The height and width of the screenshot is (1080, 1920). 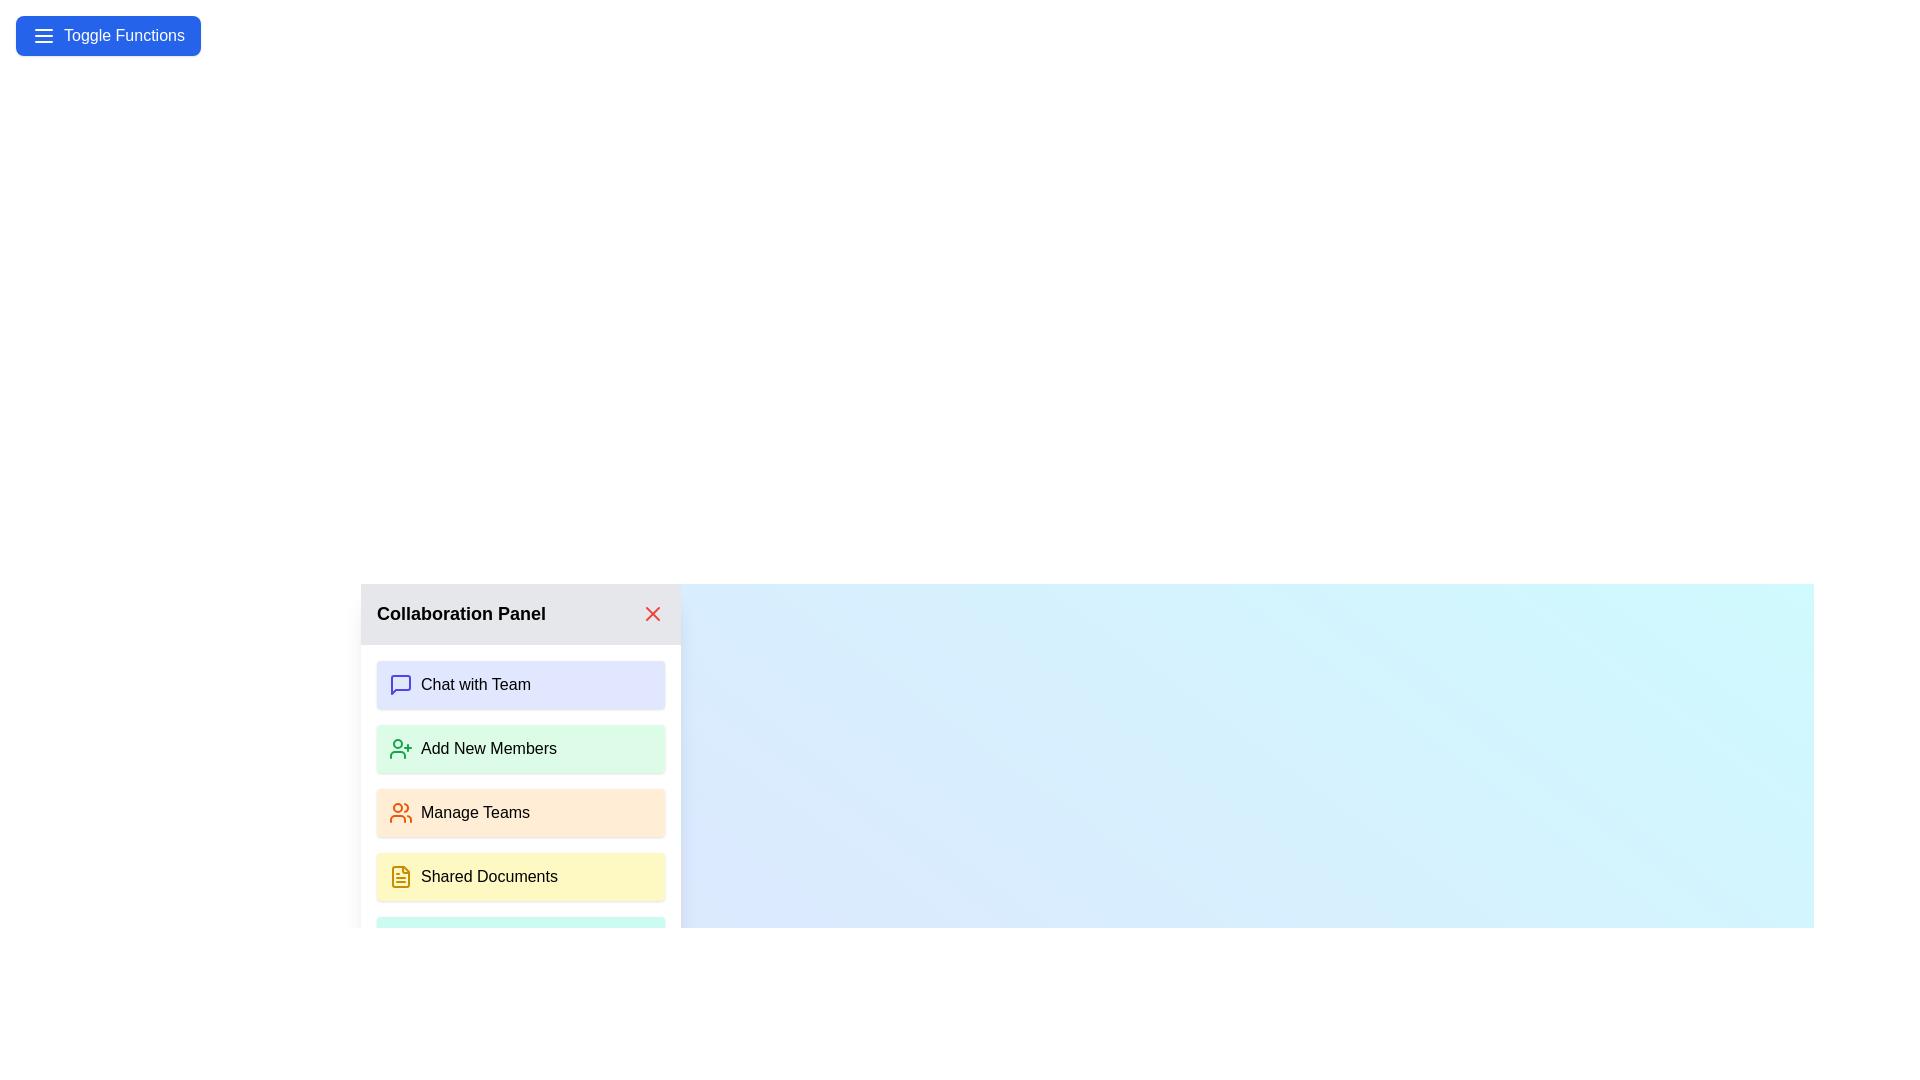 I want to click on the Labeled Navigation Button, which is the fourth item in a vertically stacked list of options, so click(x=521, y=875).